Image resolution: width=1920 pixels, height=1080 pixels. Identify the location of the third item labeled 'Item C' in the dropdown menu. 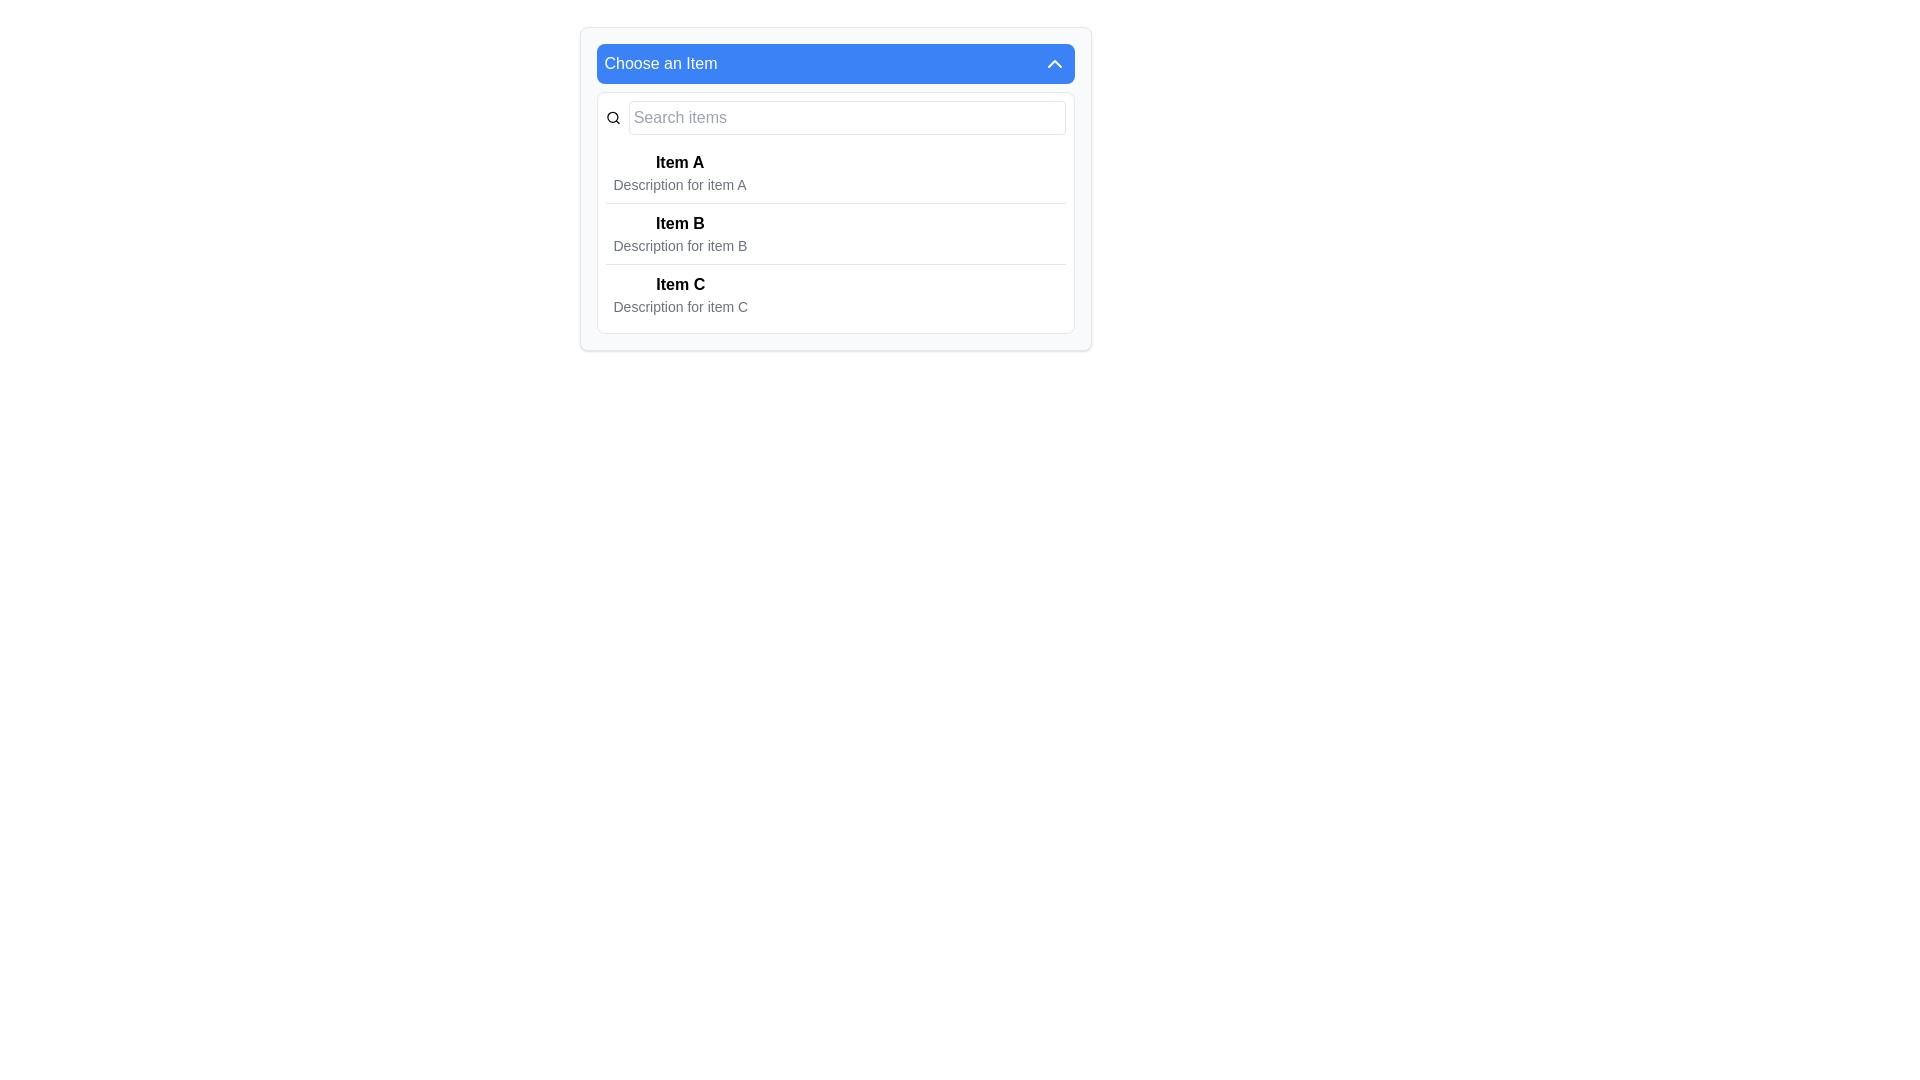
(680, 294).